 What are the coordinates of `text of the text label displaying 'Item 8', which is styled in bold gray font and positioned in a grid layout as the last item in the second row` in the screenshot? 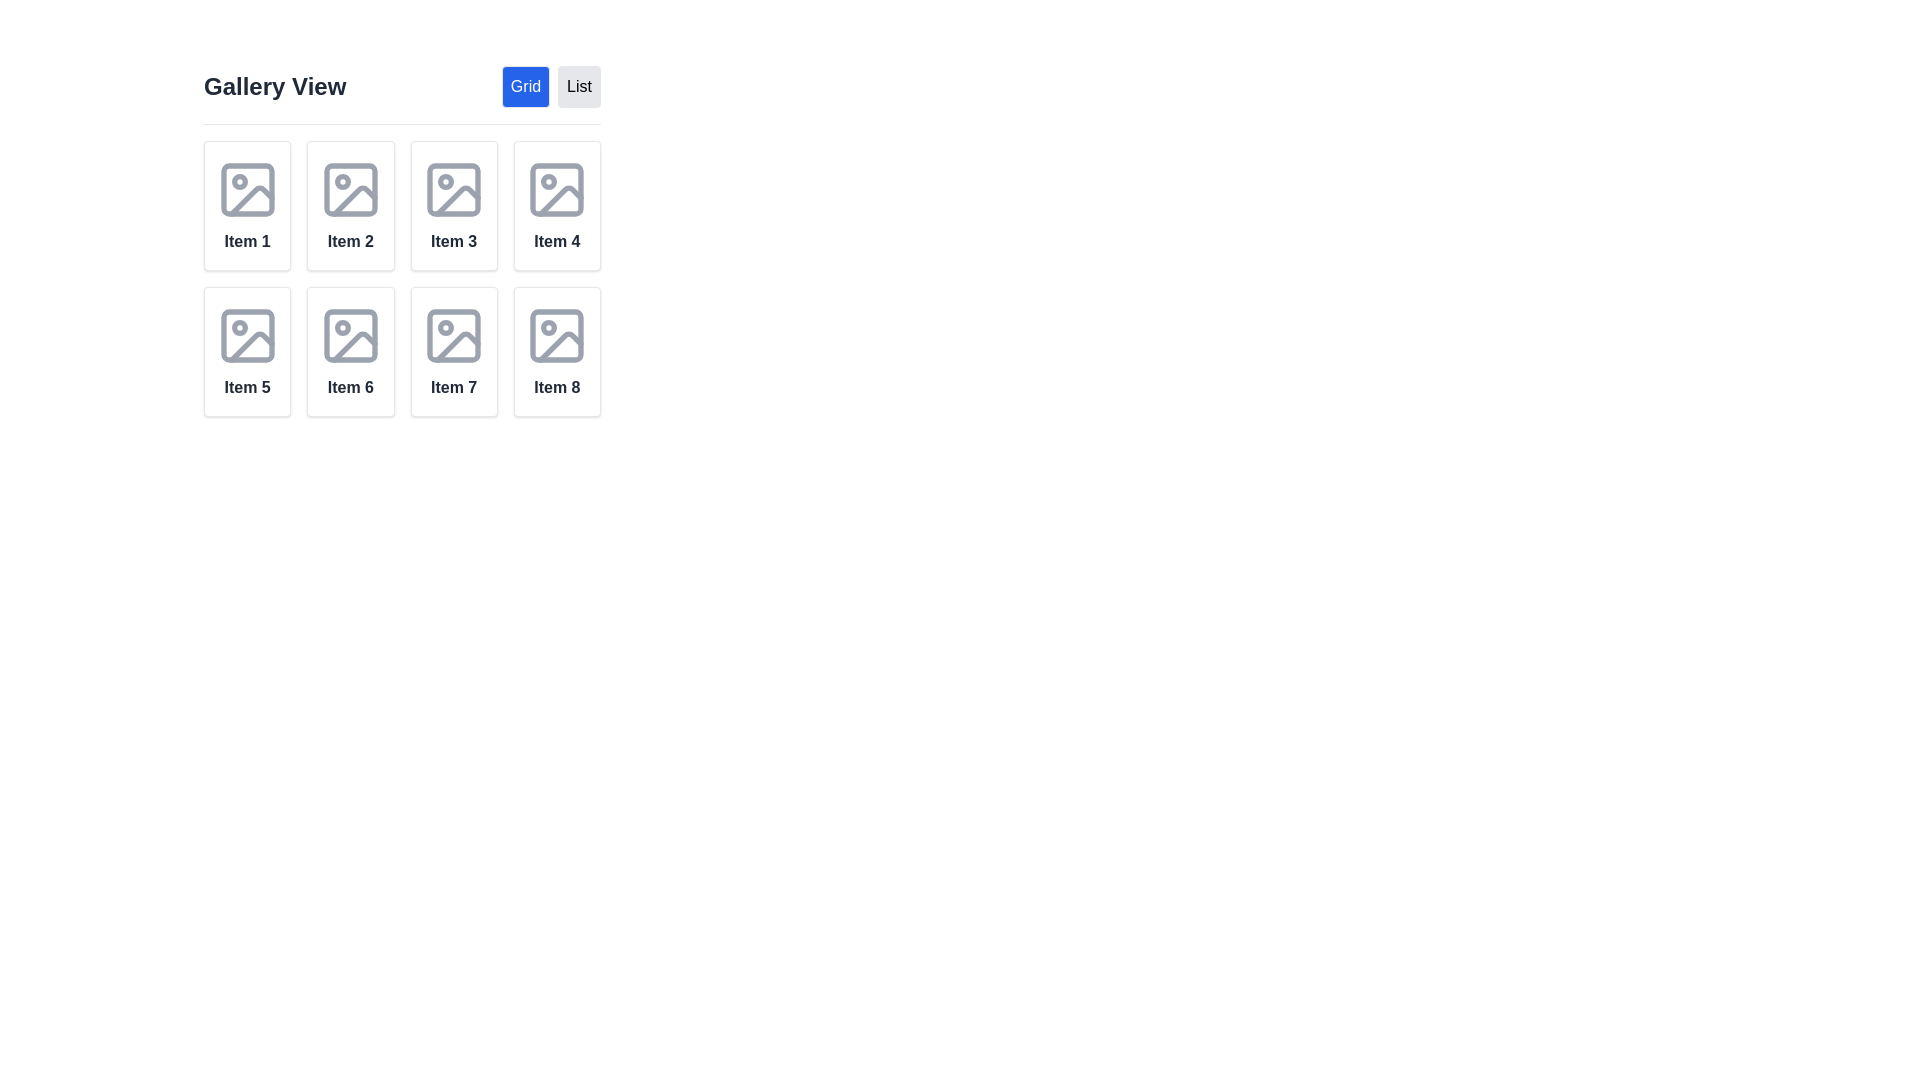 It's located at (557, 388).